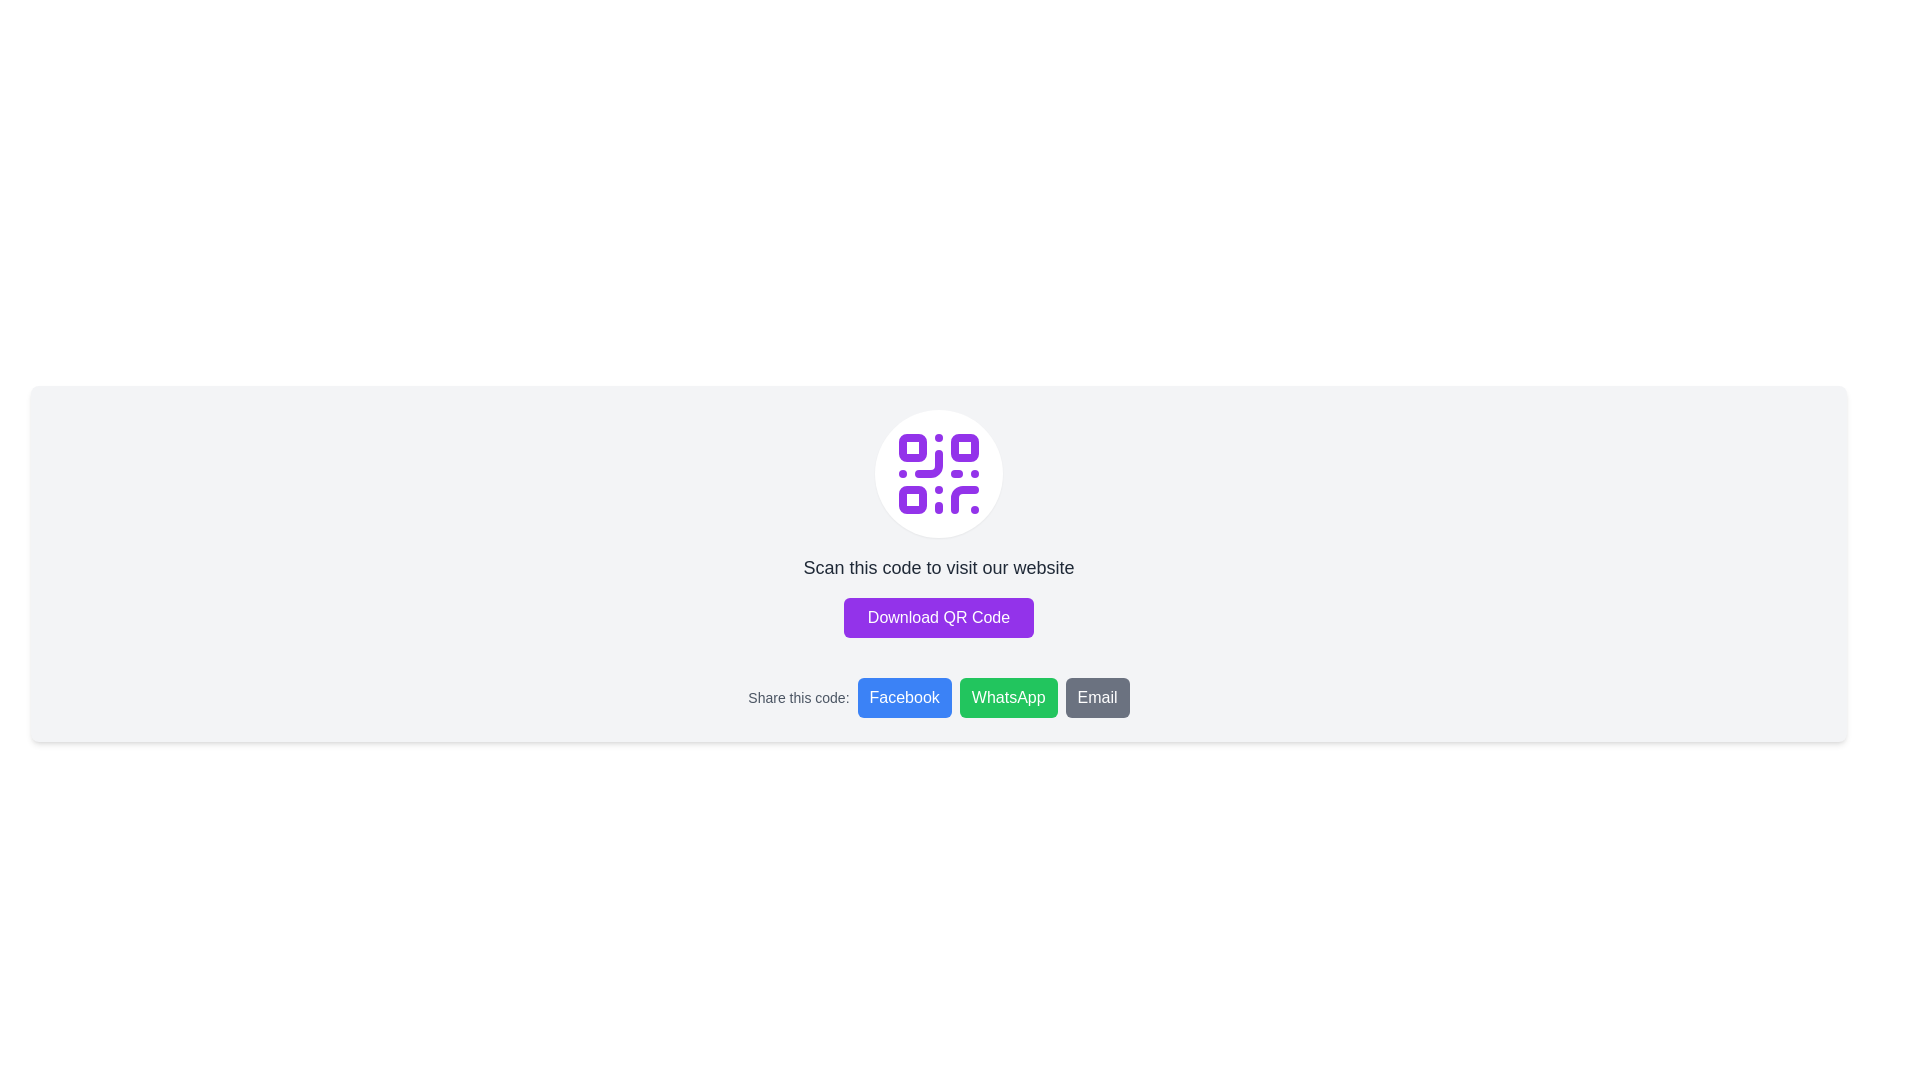 Image resolution: width=1920 pixels, height=1080 pixels. Describe the element at coordinates (911, 499) in the screenshot. I see `the graphical element that contributes to forming the QR code representation, located in the bottom-left section of the code's matrix` at that location.